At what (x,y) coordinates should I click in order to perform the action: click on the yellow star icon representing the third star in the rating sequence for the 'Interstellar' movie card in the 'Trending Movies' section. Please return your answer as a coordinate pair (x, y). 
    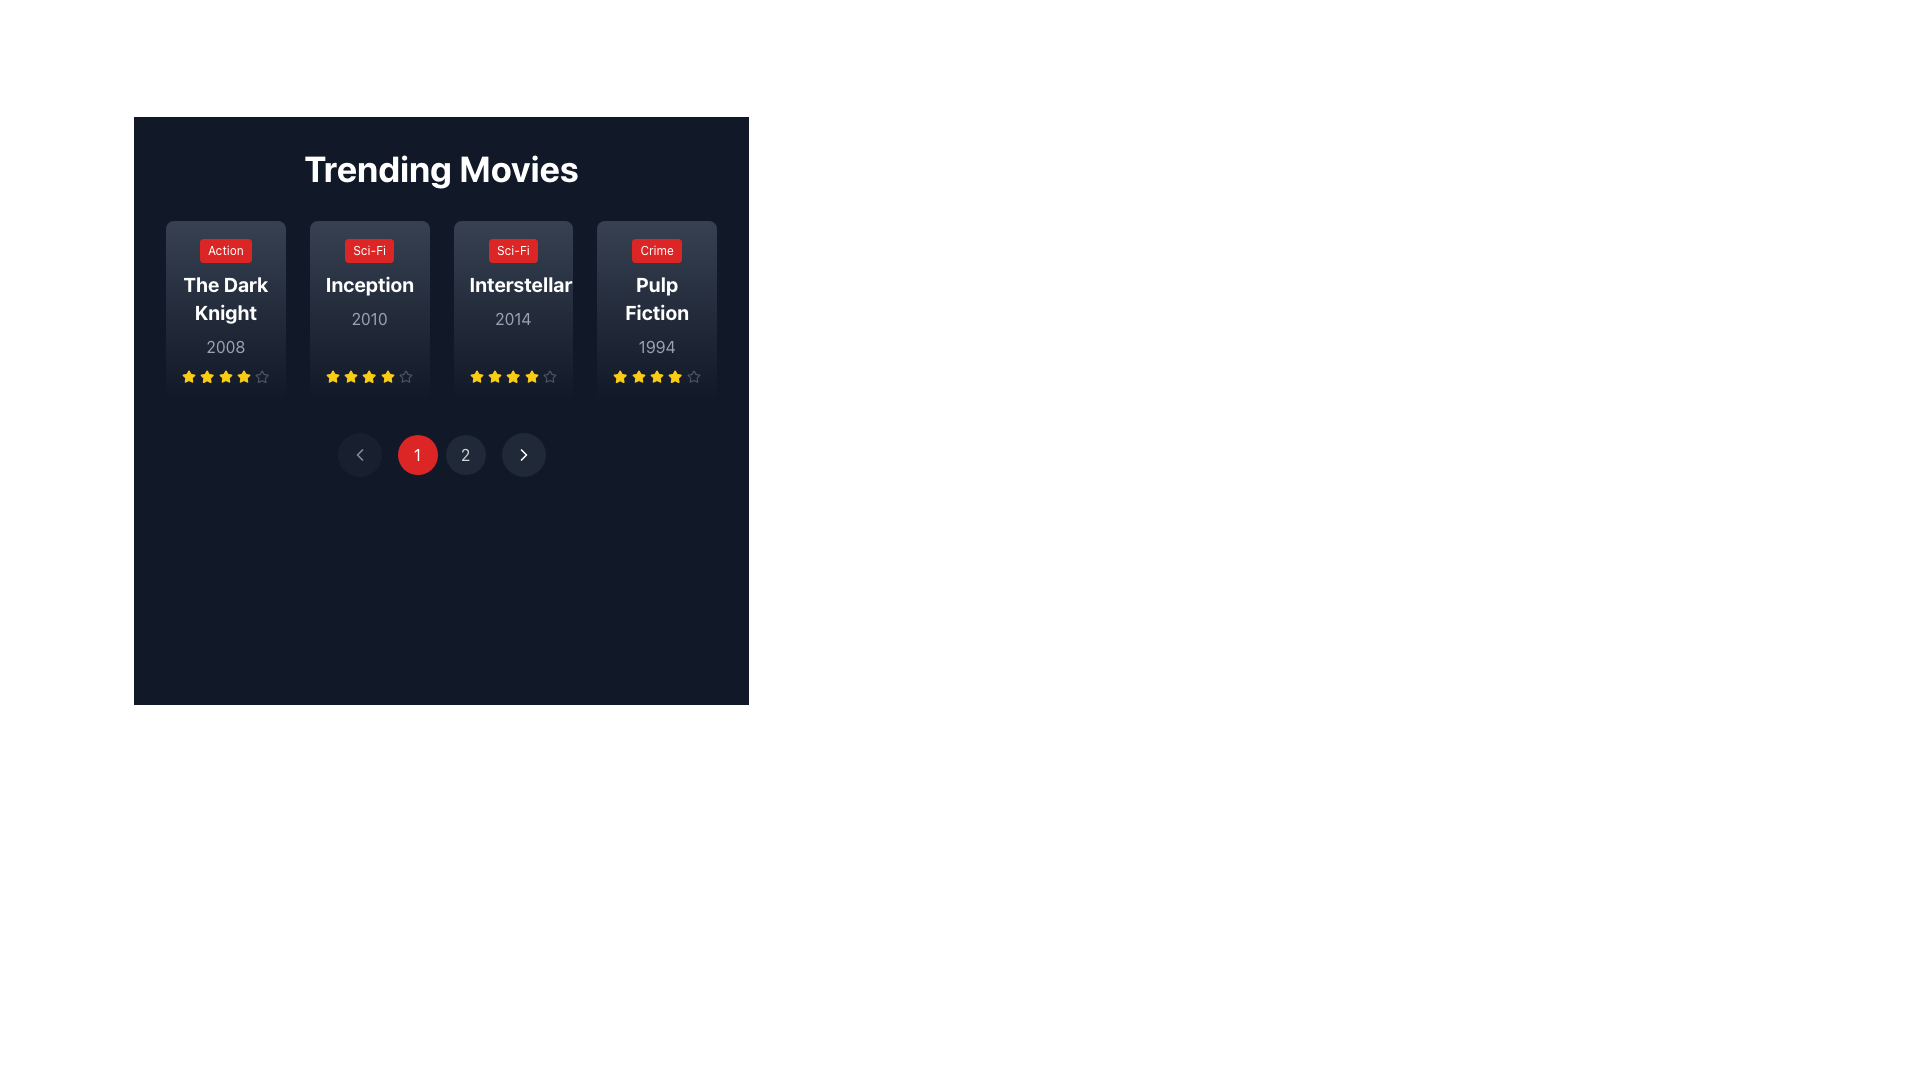
    Looking at the image, I should click on (531, 376).